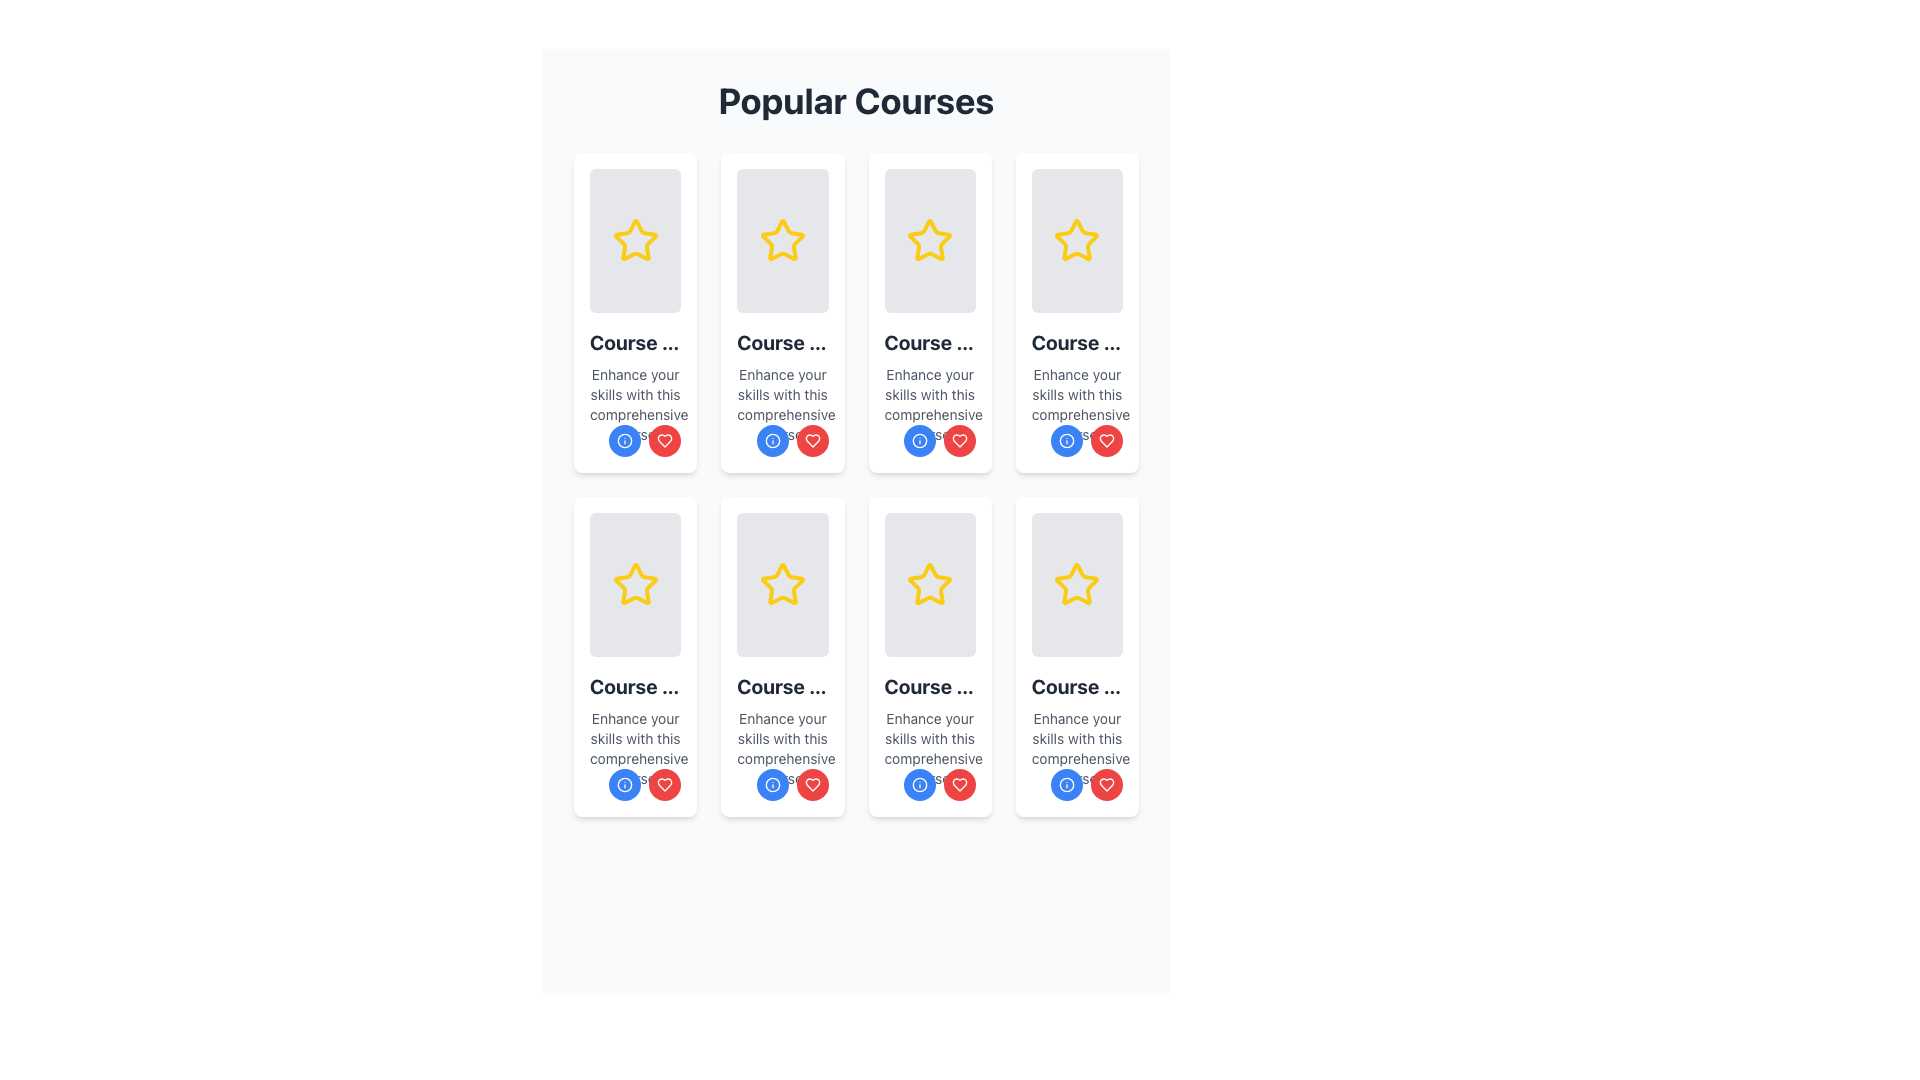 This screenshot has width=1920, height=1080. I want to click on the heart-shaped icon, which is filled with red and located at the bottom of a course card, so click(812, 439).